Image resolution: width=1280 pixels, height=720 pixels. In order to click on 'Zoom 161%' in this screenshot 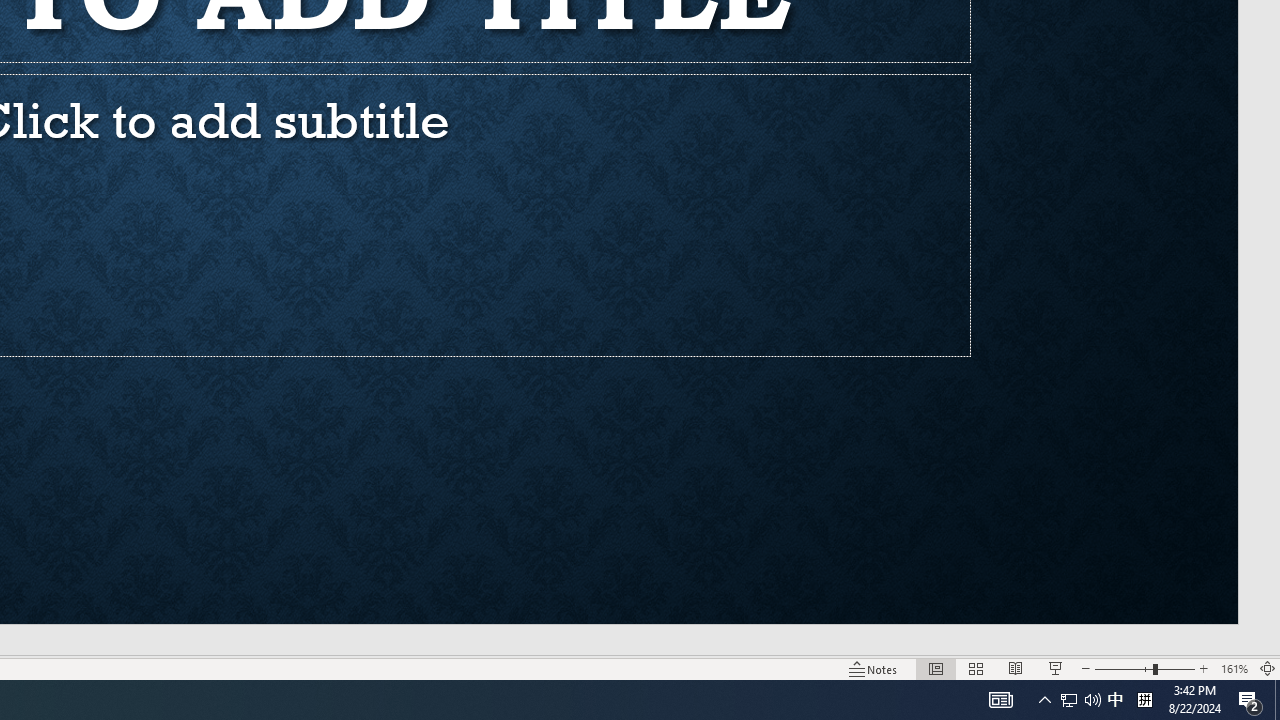, I will do `click(1233, 669)`.